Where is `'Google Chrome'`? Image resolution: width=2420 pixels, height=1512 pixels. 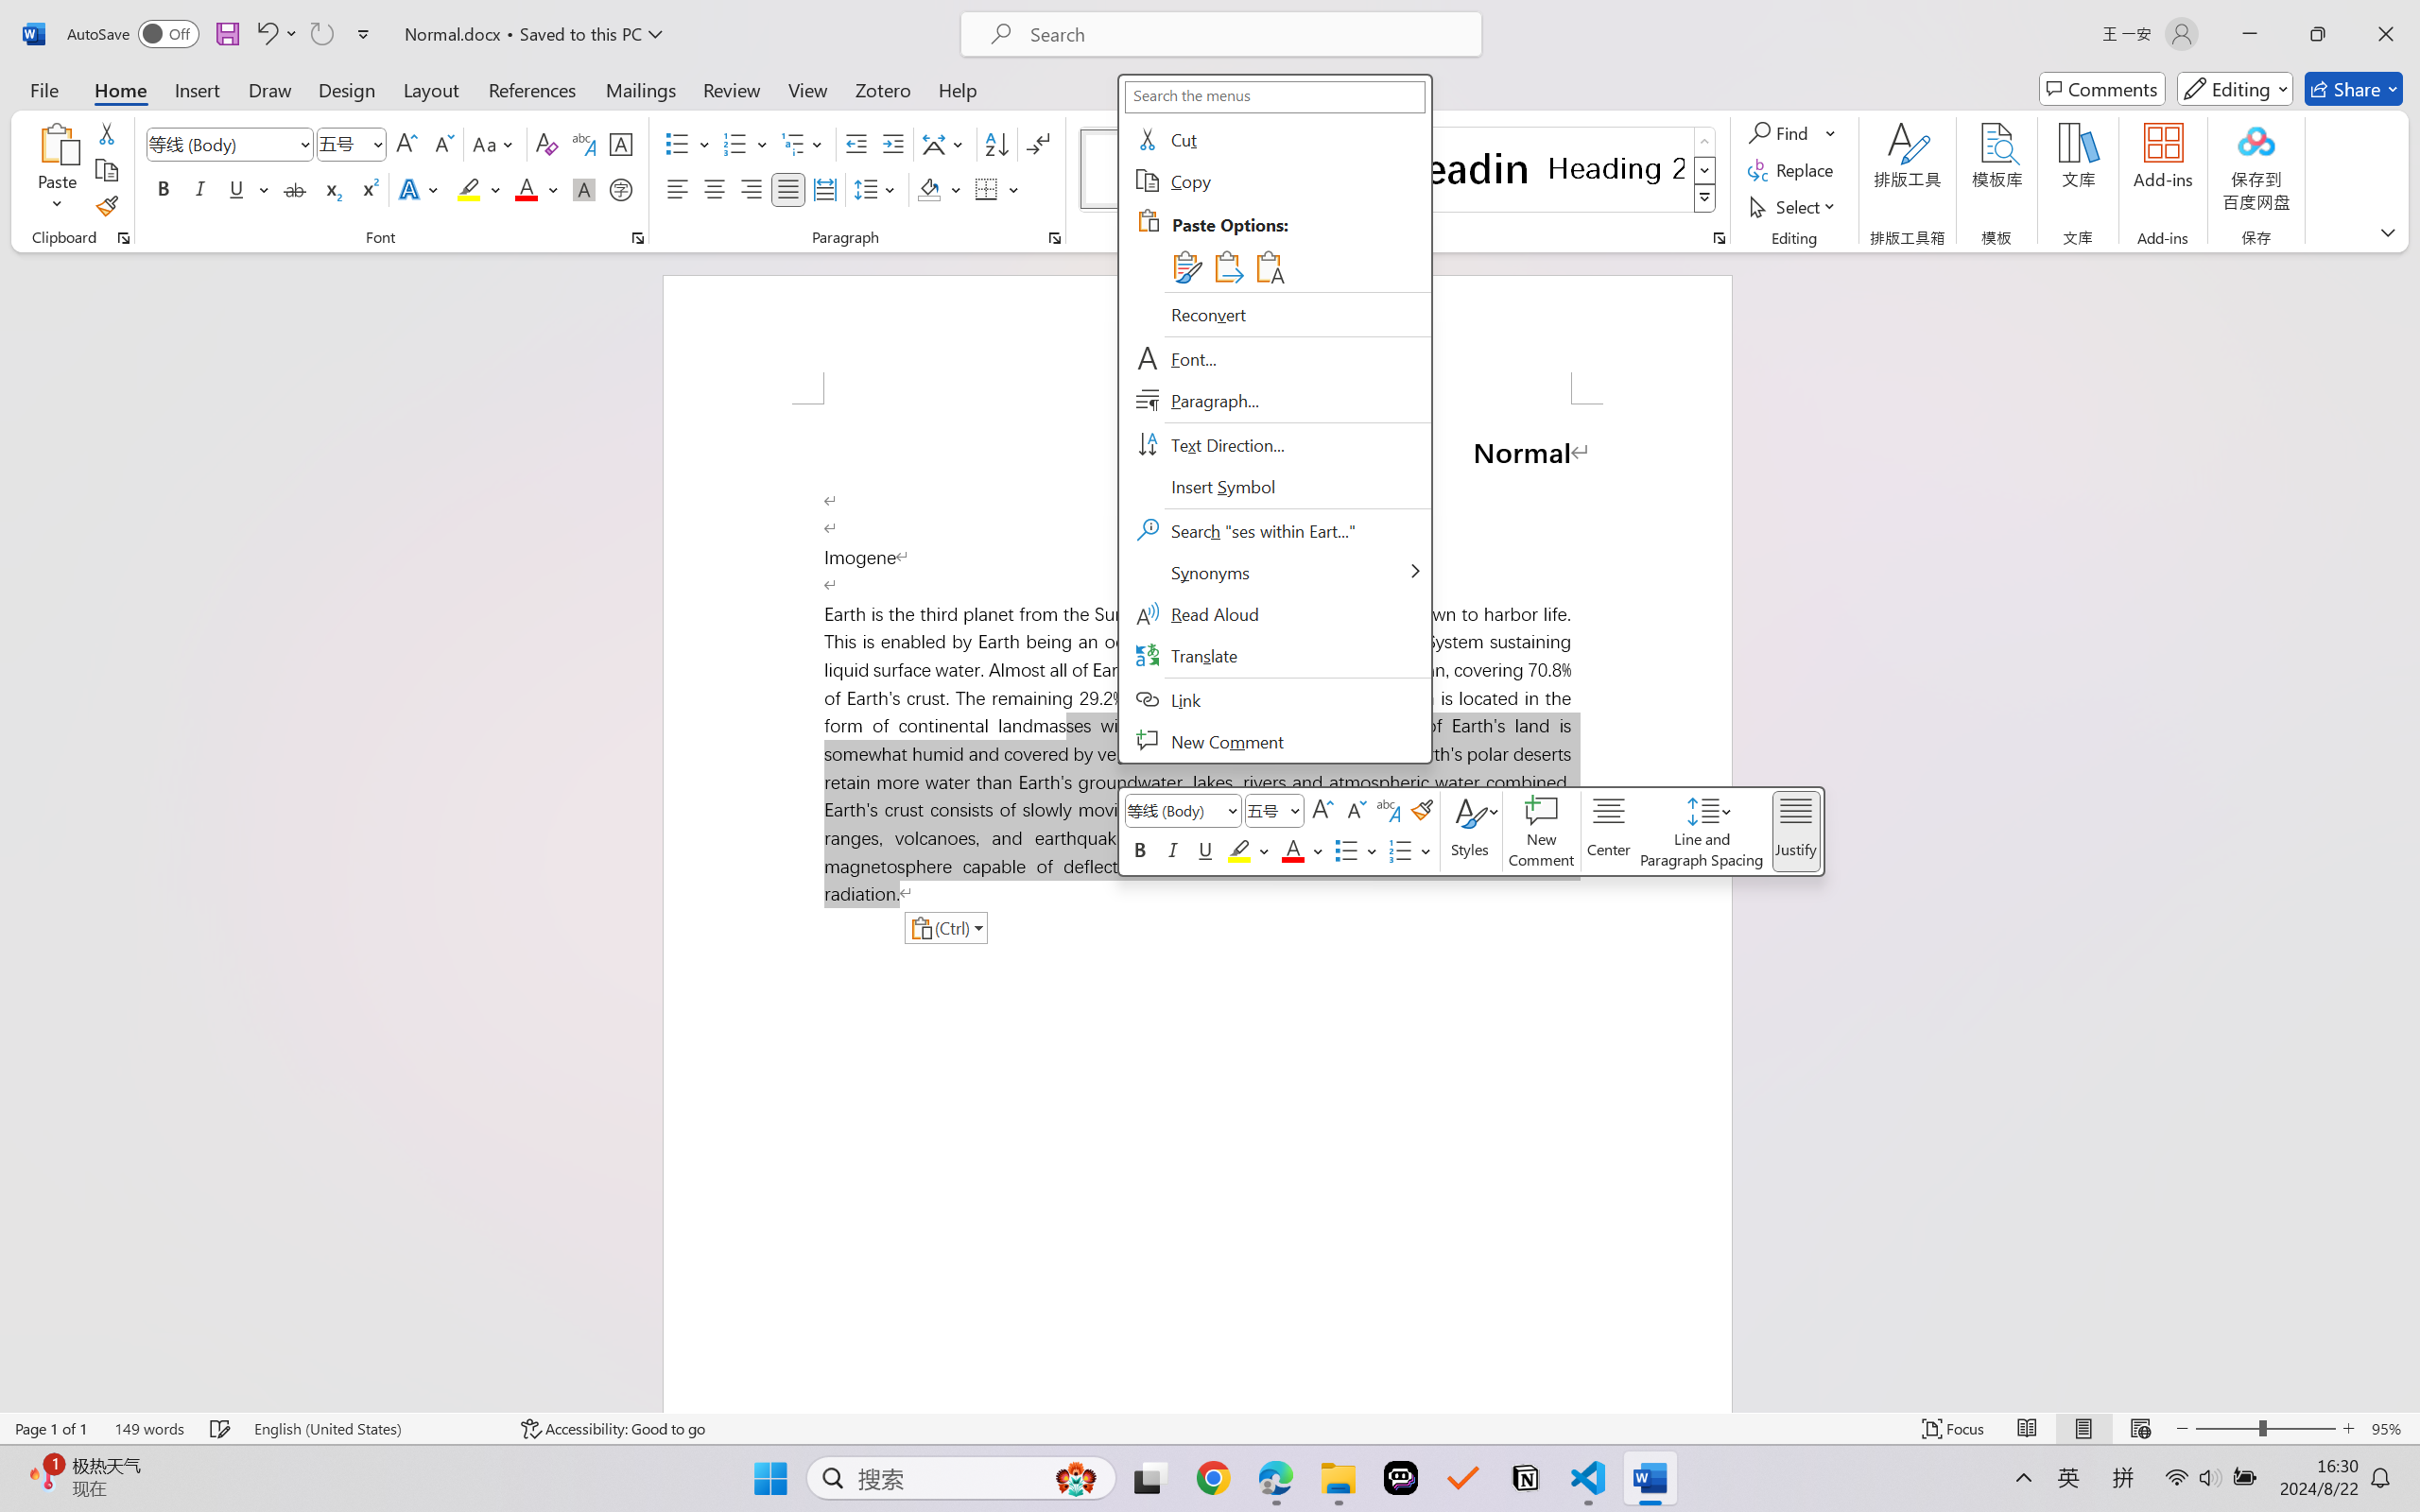
'Google Chrome' is located at coordinates (1213, 1478).